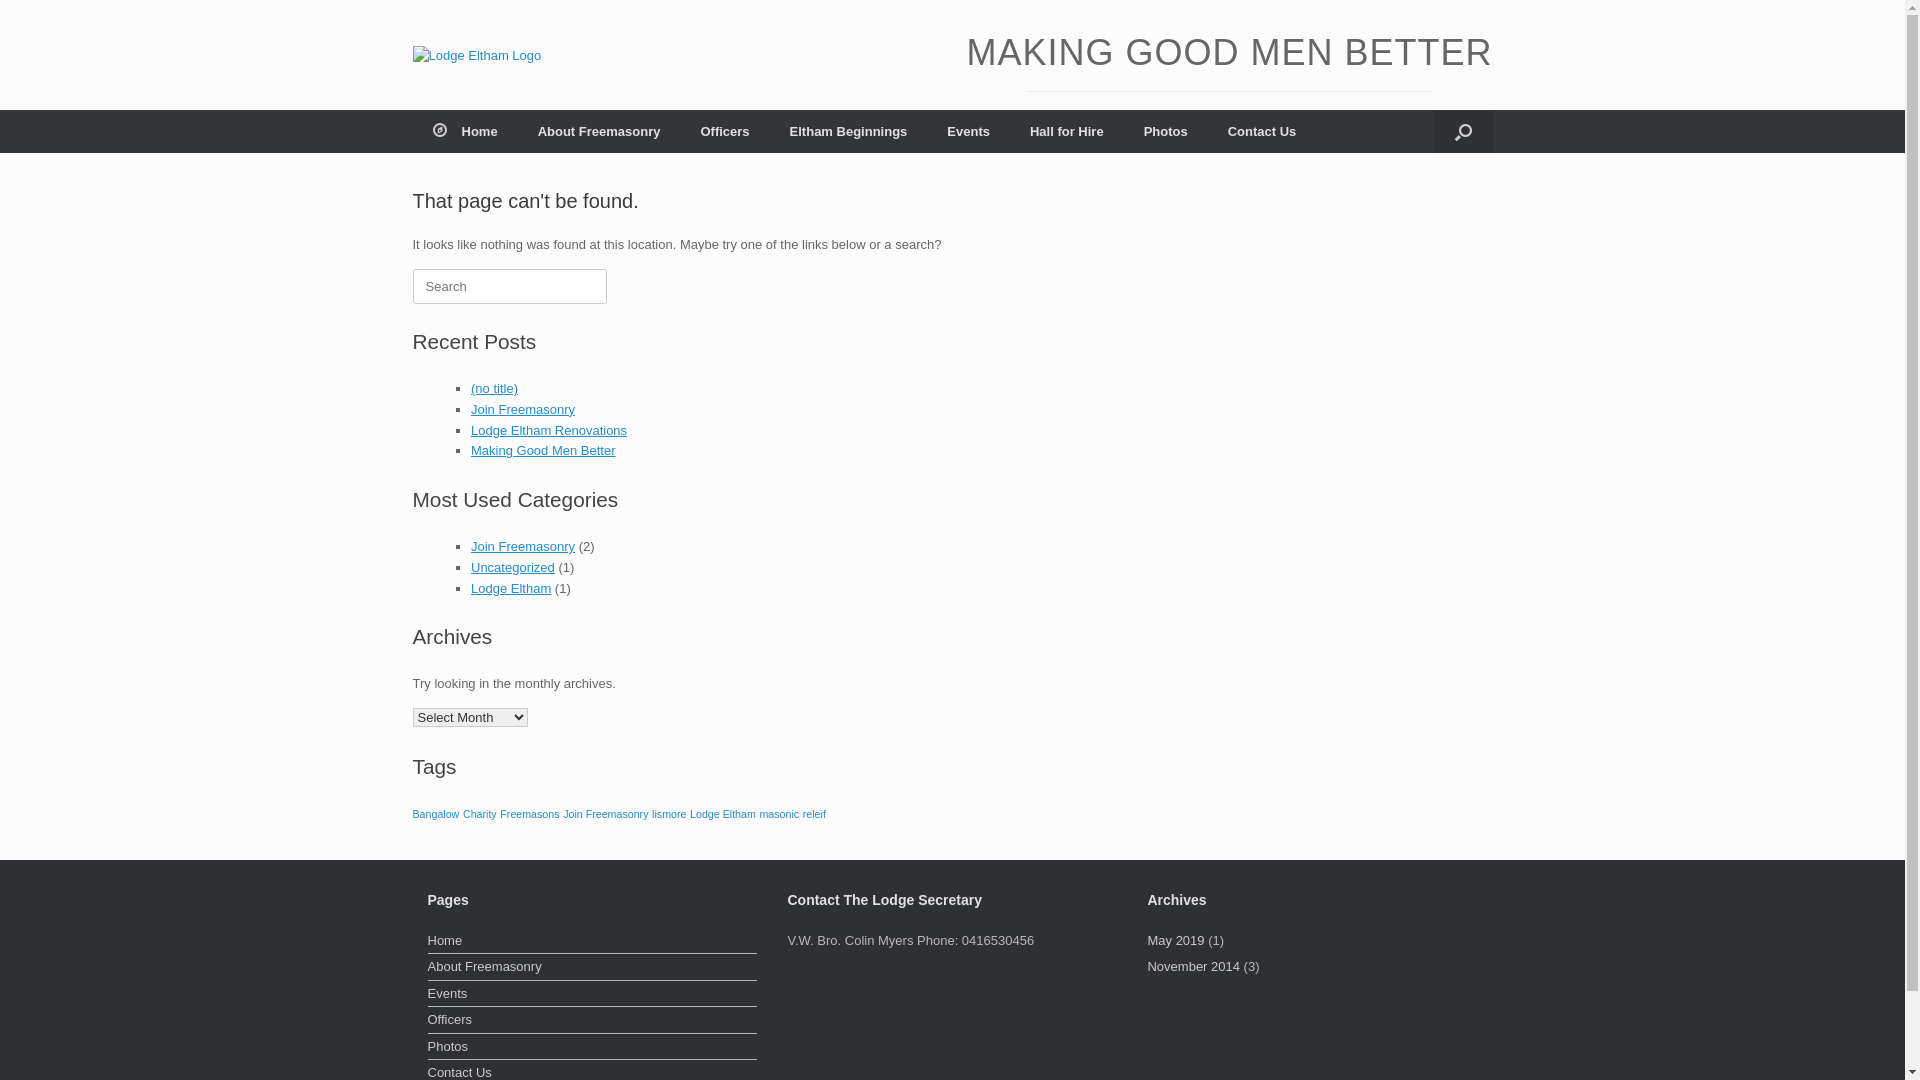  I want to click on 'November 2014', so click(1193, 965).